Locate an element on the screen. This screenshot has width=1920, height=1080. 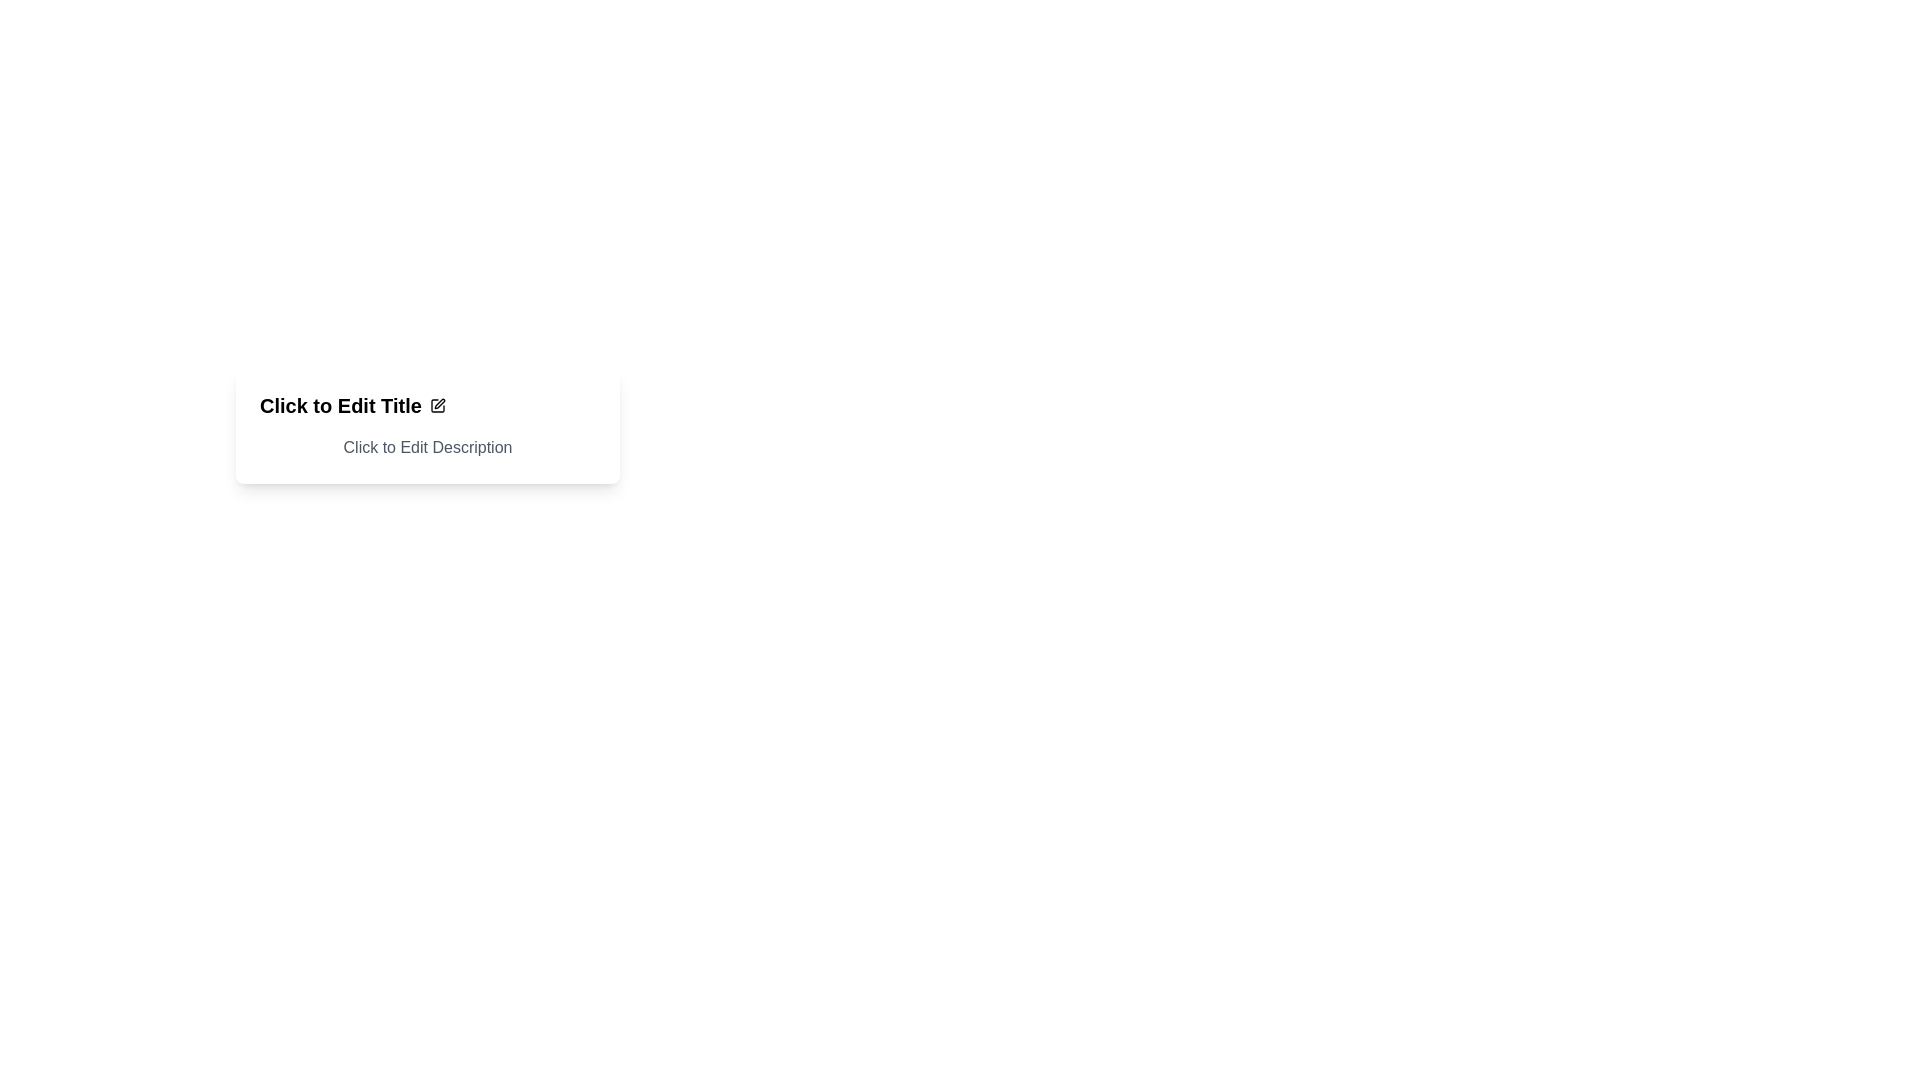
prominently styled text label that says 'Click to Edit Title', which is designed to catch attention and is aligned with a pencil icon for editing functionality is located at coordinates (340, 405).